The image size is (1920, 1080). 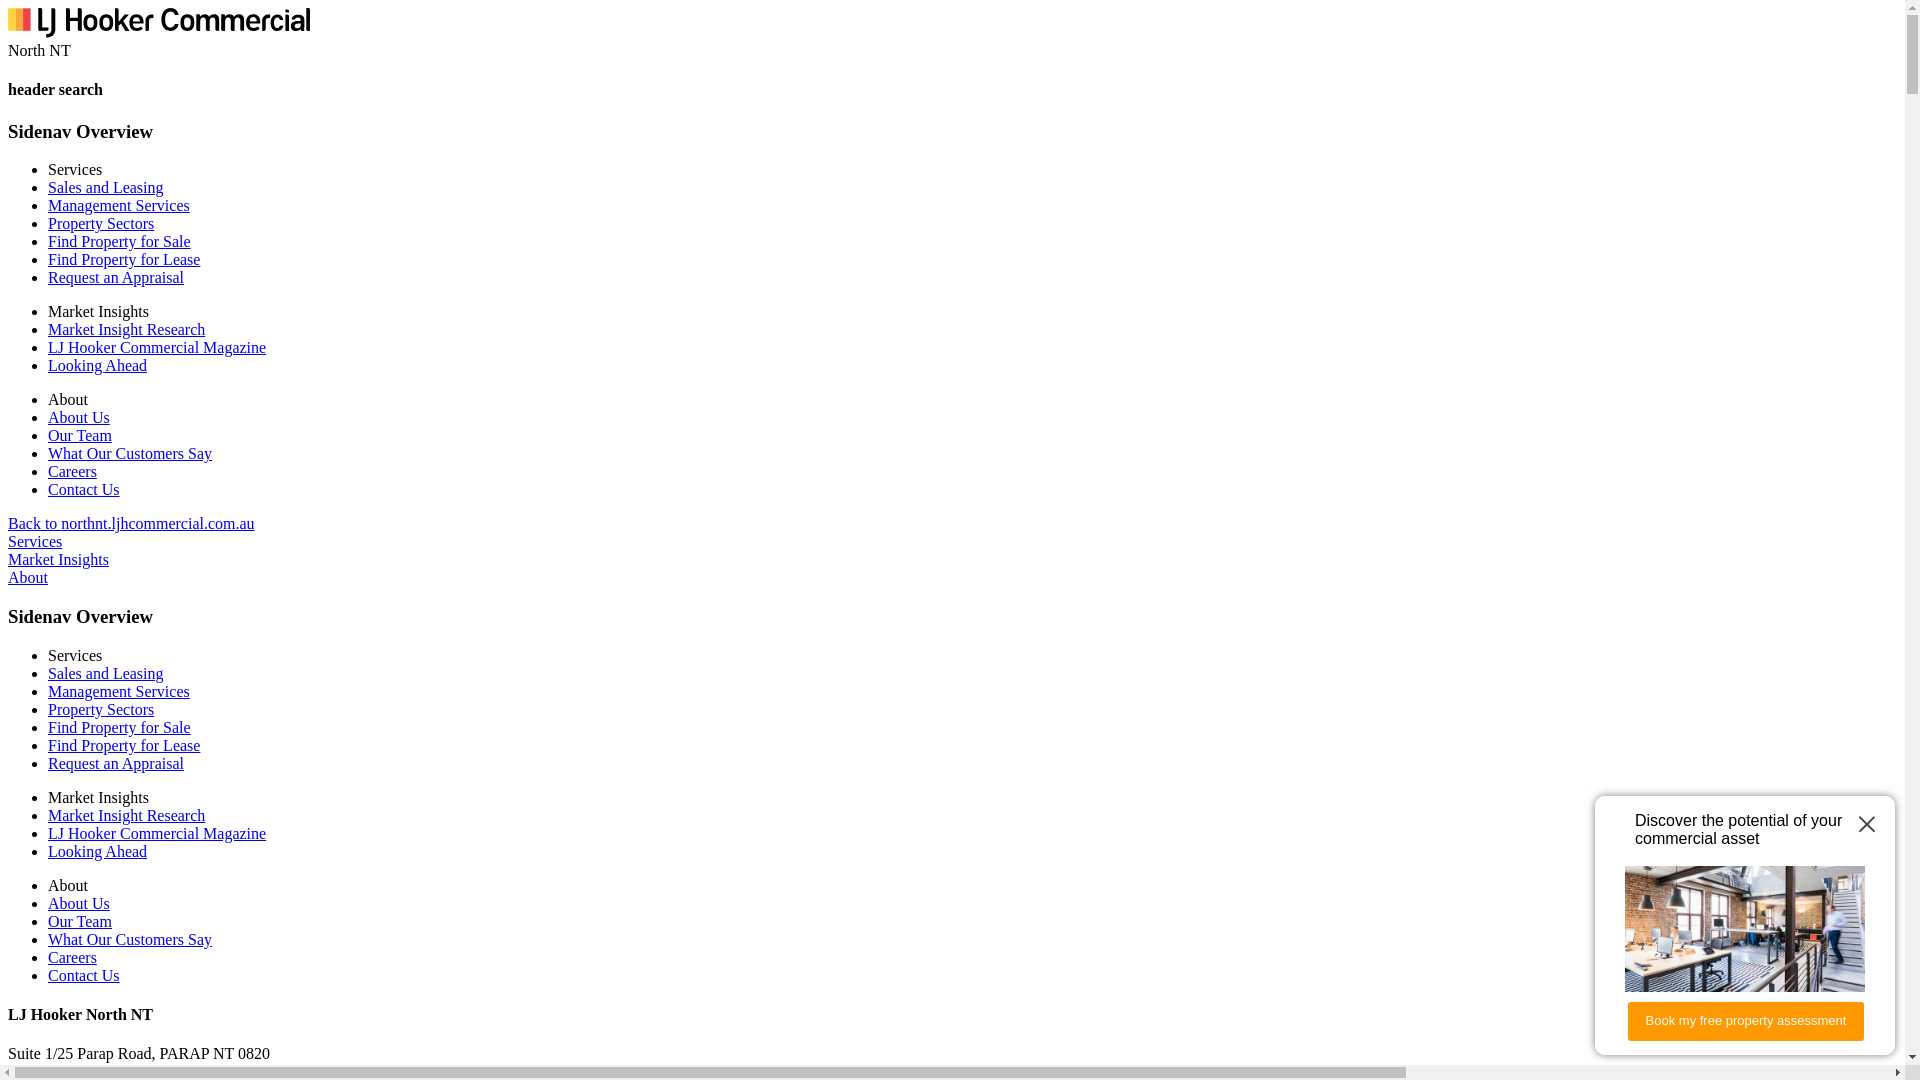 What do you see at coordinates (48, 708) in the screenshot?
I see `'Property Sectors'` at bounding box center [48, 708].